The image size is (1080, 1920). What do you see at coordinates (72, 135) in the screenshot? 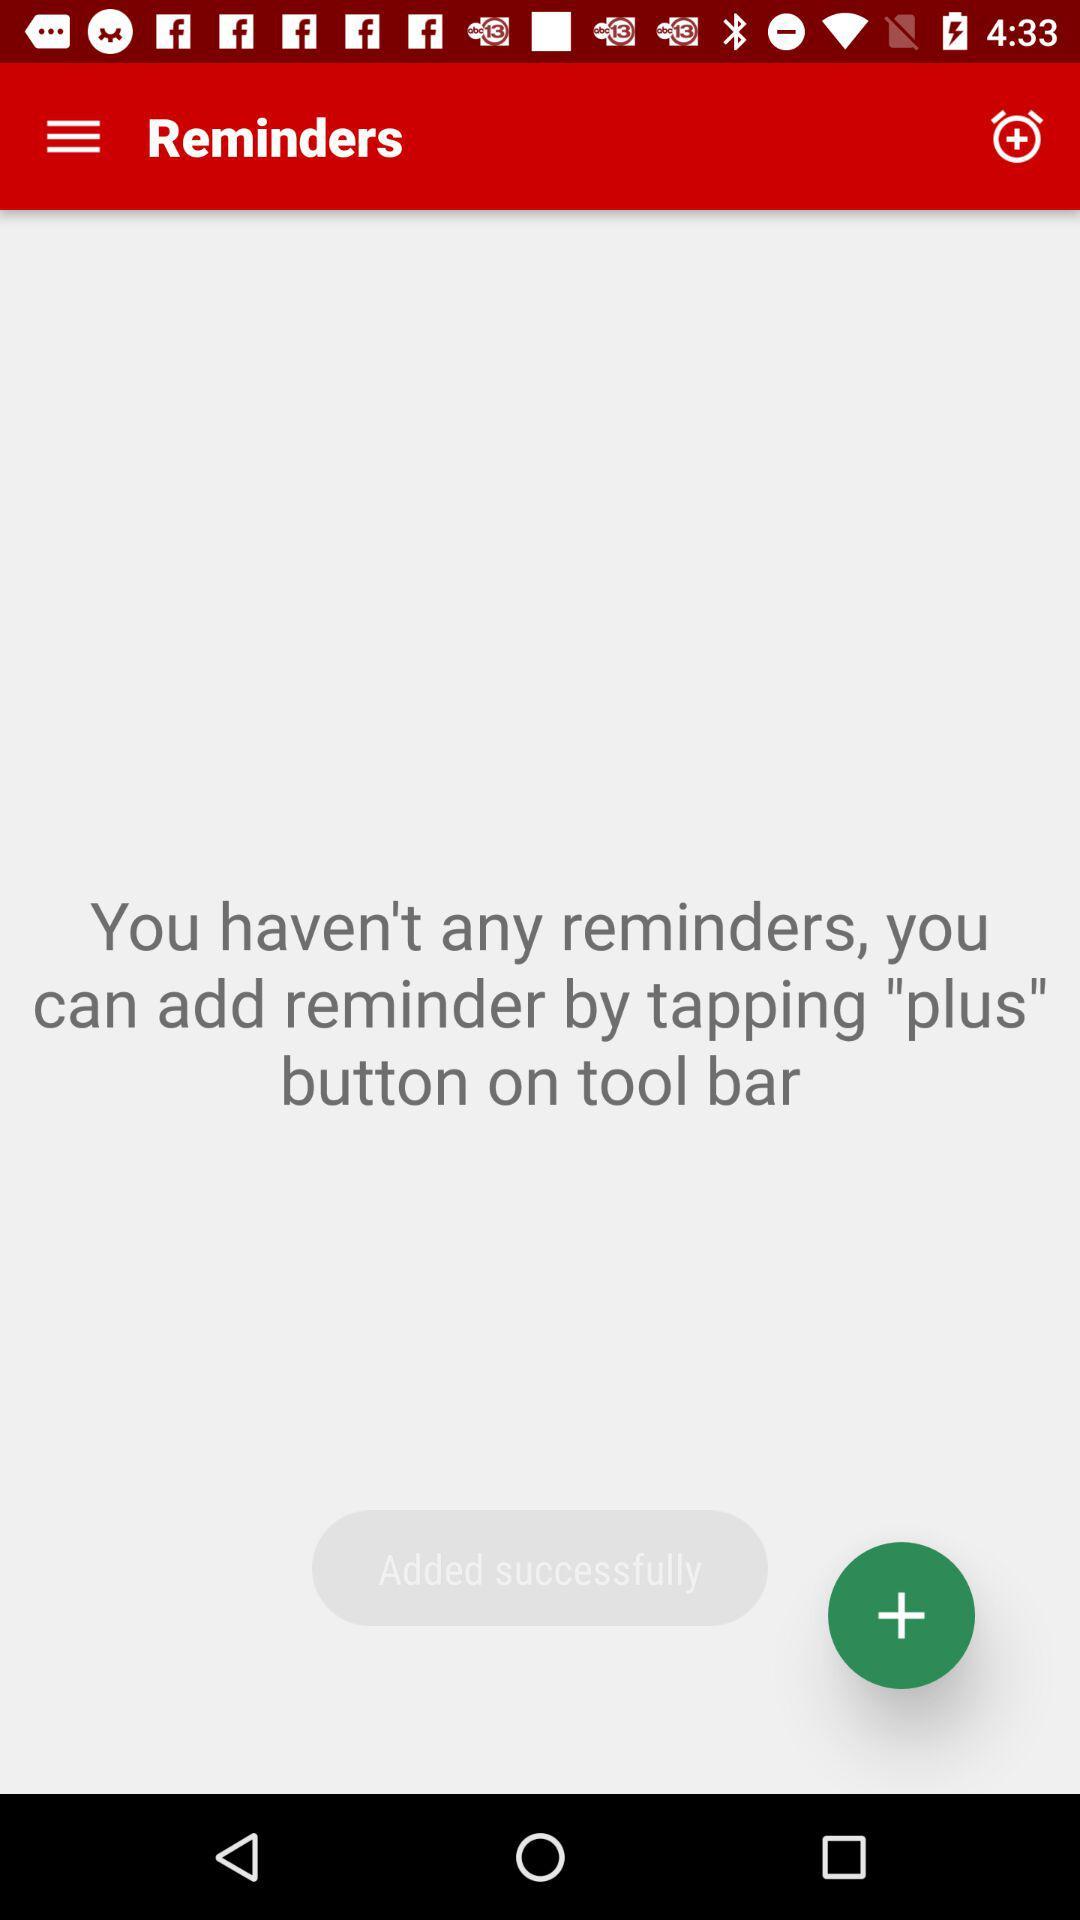
I see `icon at the top left corner` at bounding box center [72, 135].